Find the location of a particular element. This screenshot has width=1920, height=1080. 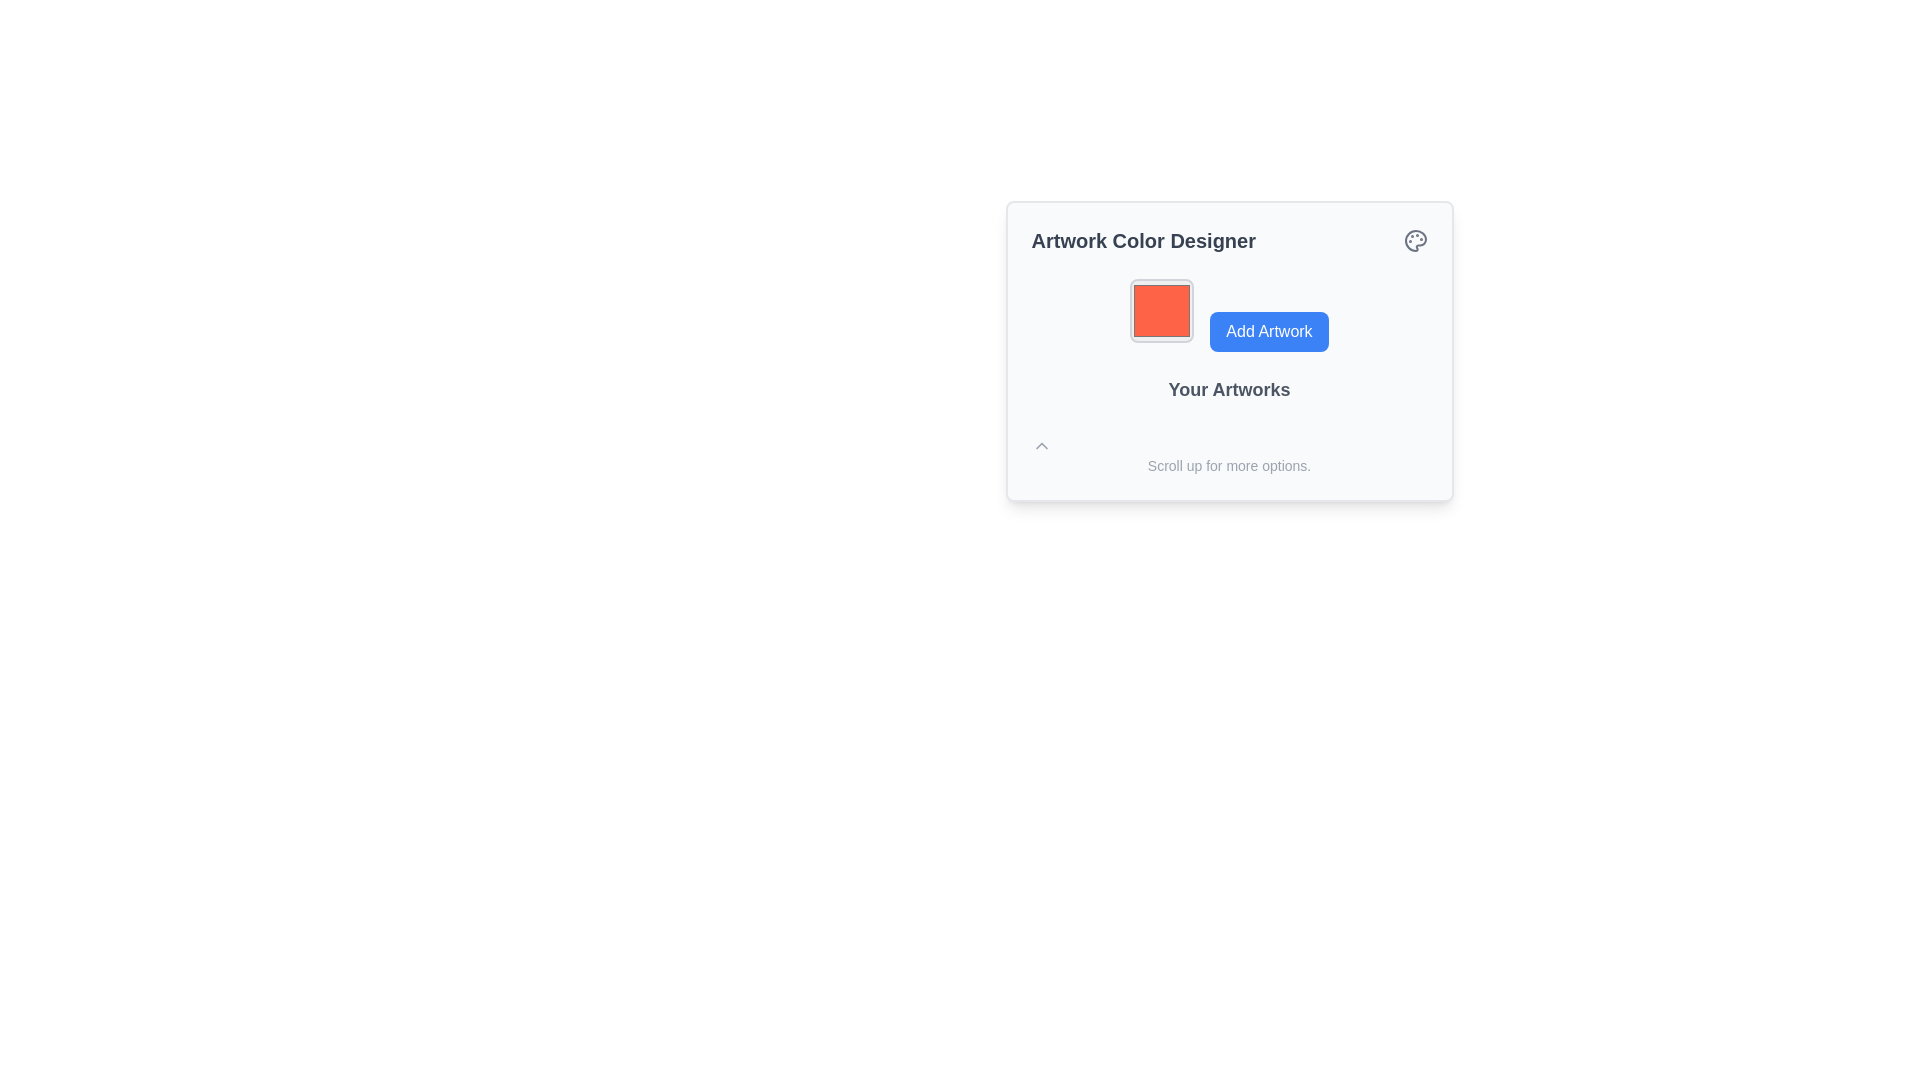

the SVG icon shaped like a painter's palette located at the rightmost end of the header section labeled 'Artwork Color Designer' is located at coordinates (1414, 239).